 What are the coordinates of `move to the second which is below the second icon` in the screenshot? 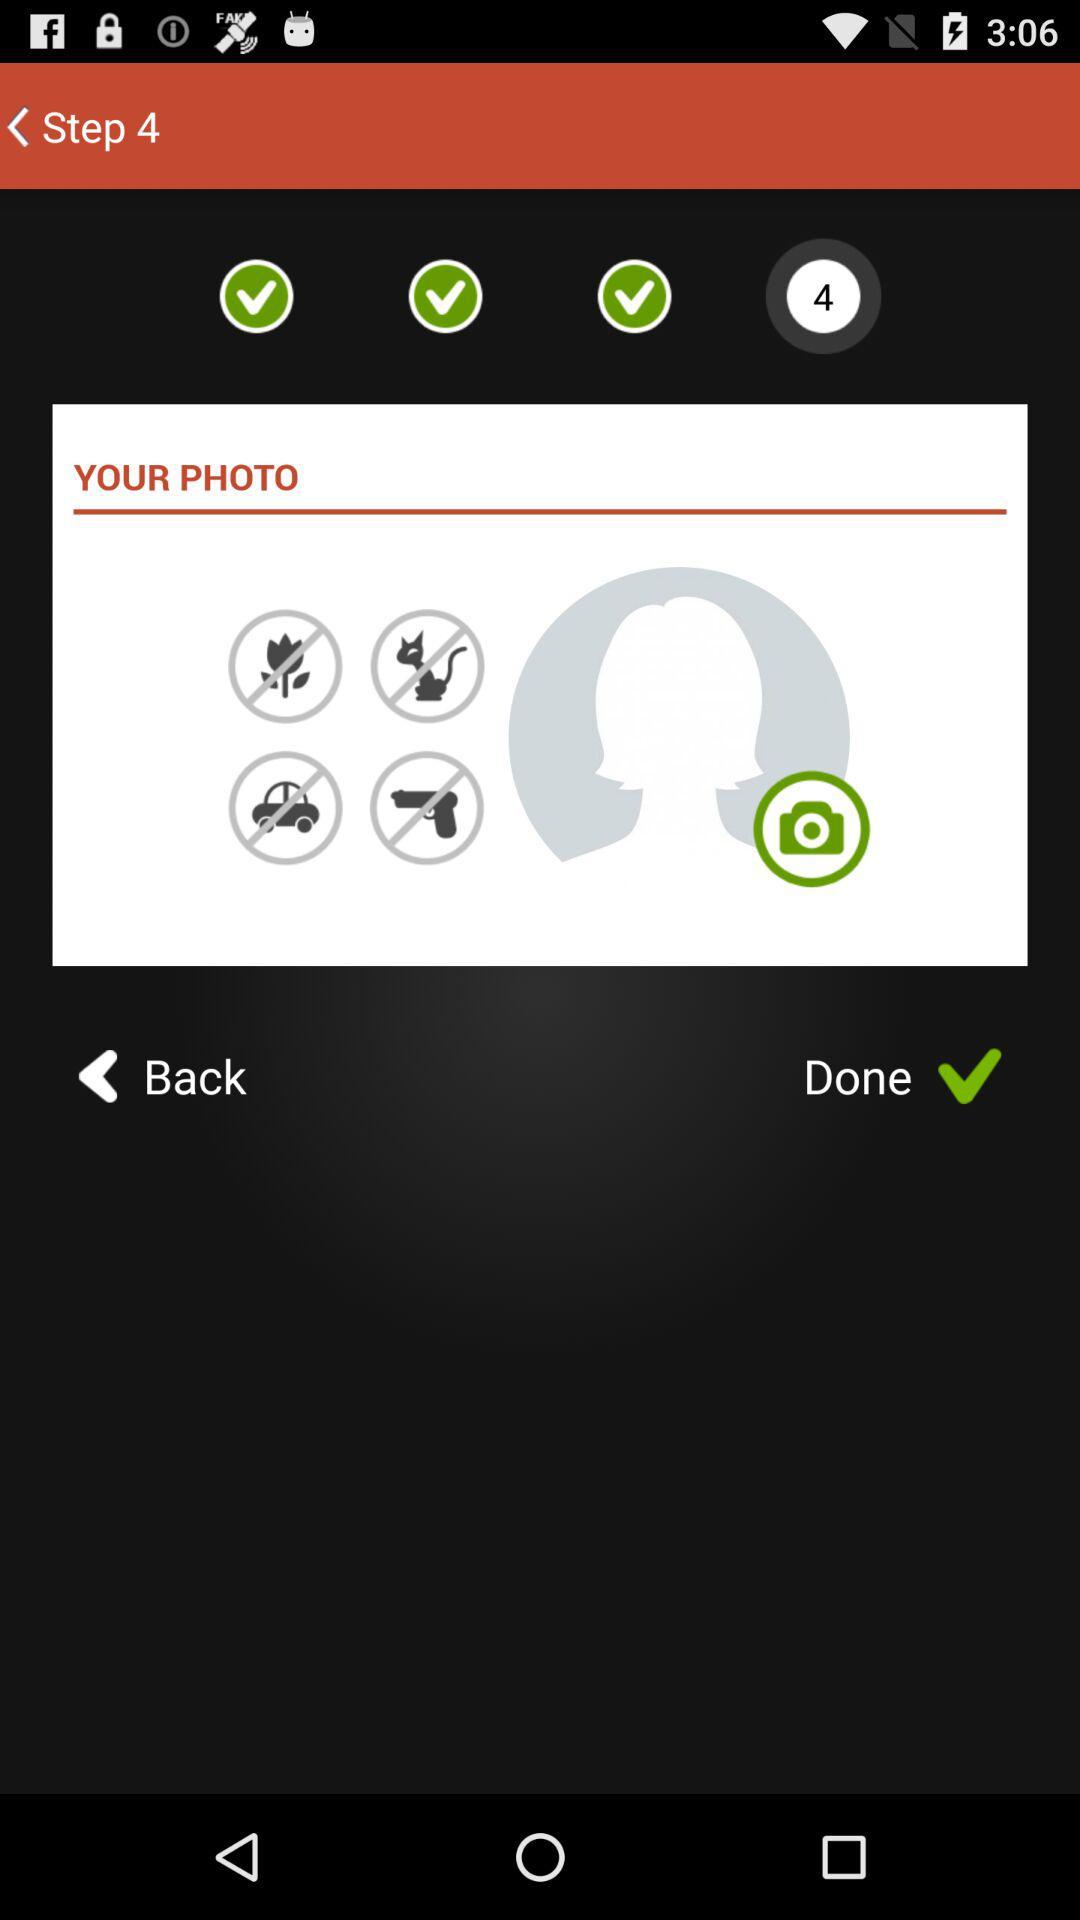 It's located at (426, 666).